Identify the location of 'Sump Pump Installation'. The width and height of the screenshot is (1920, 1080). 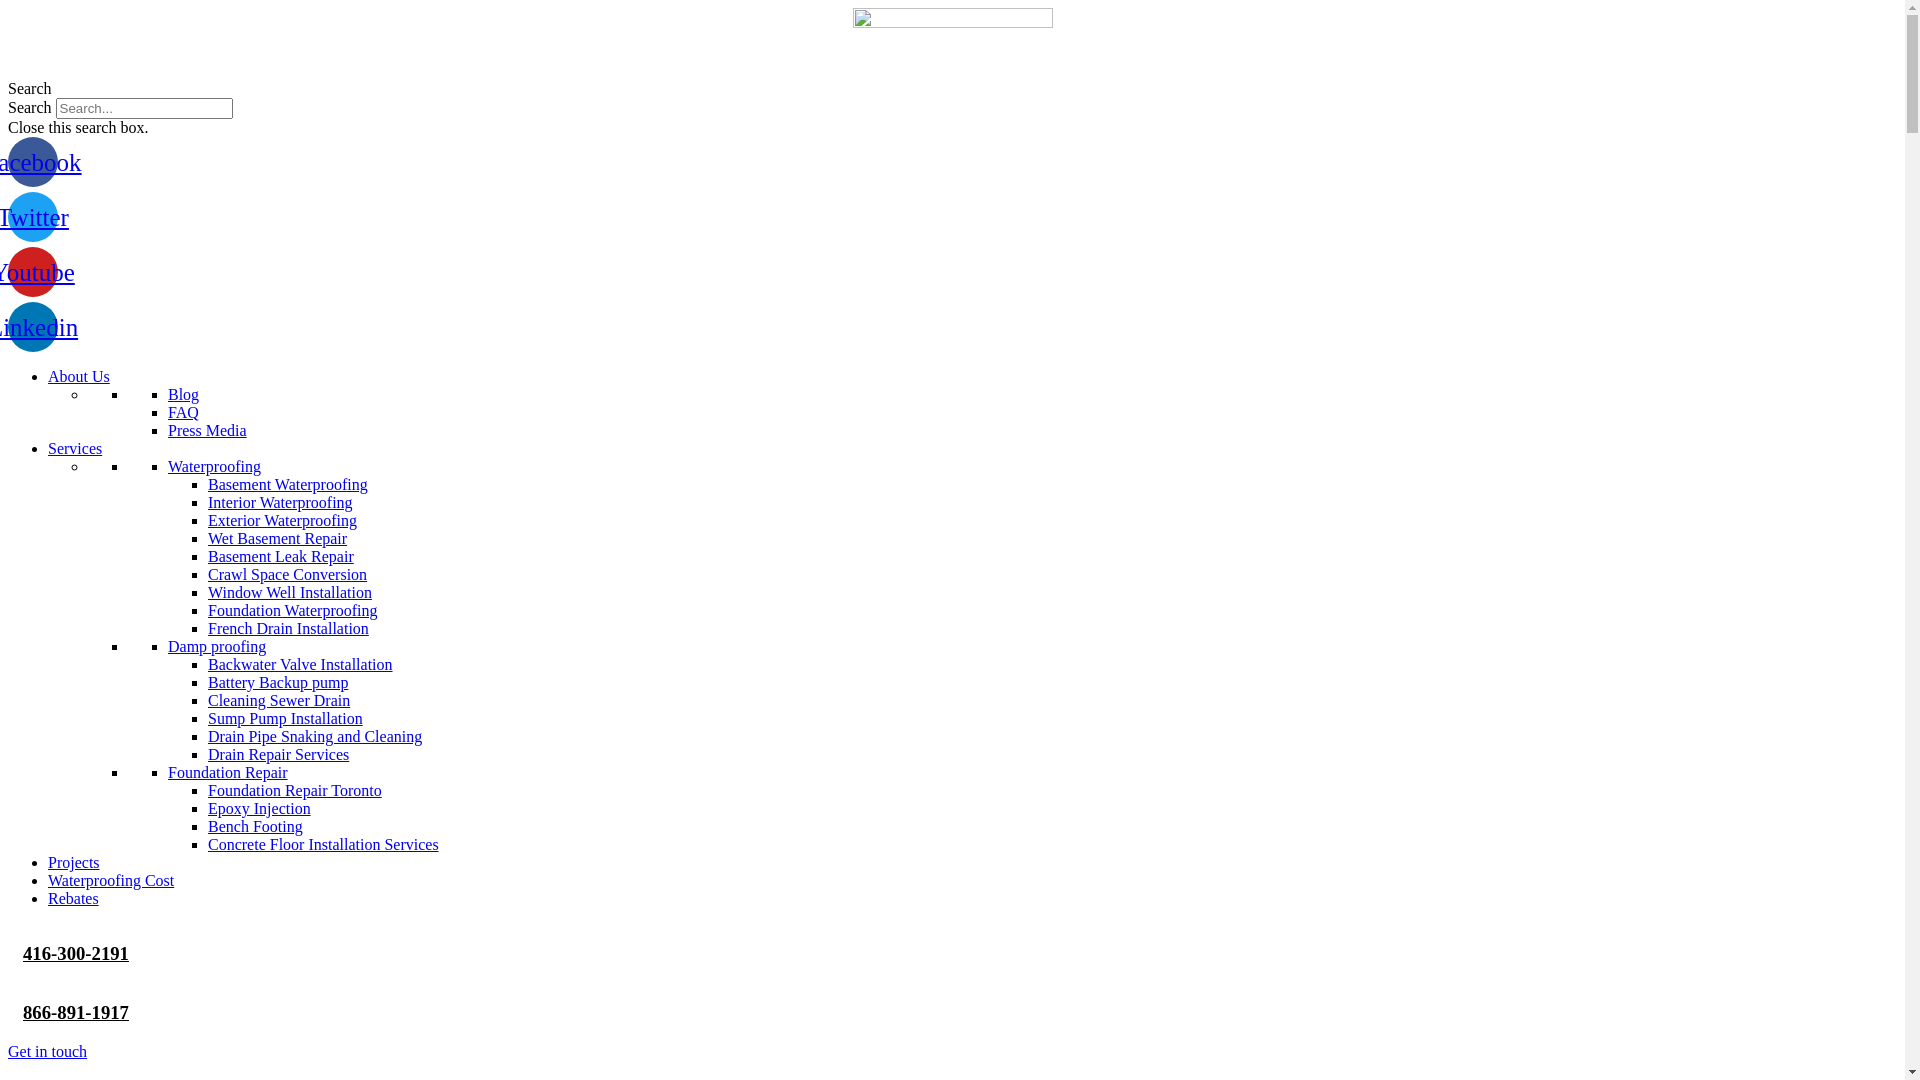
(207, 717).